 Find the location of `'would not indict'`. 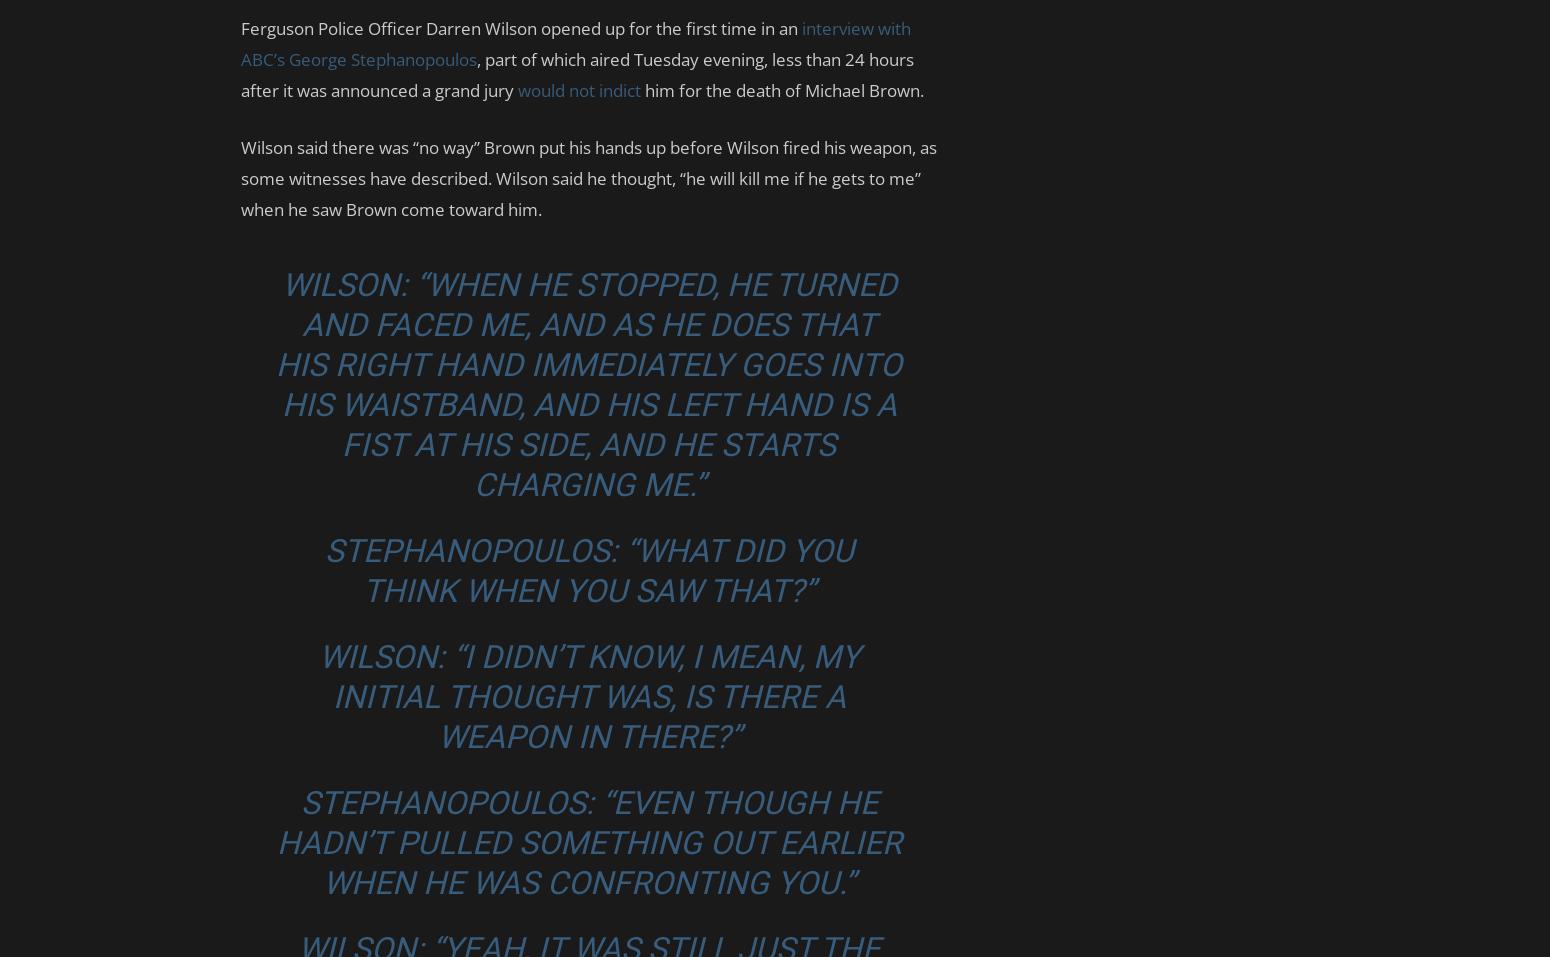

'would not indict' is located at coordinates (579, 89).